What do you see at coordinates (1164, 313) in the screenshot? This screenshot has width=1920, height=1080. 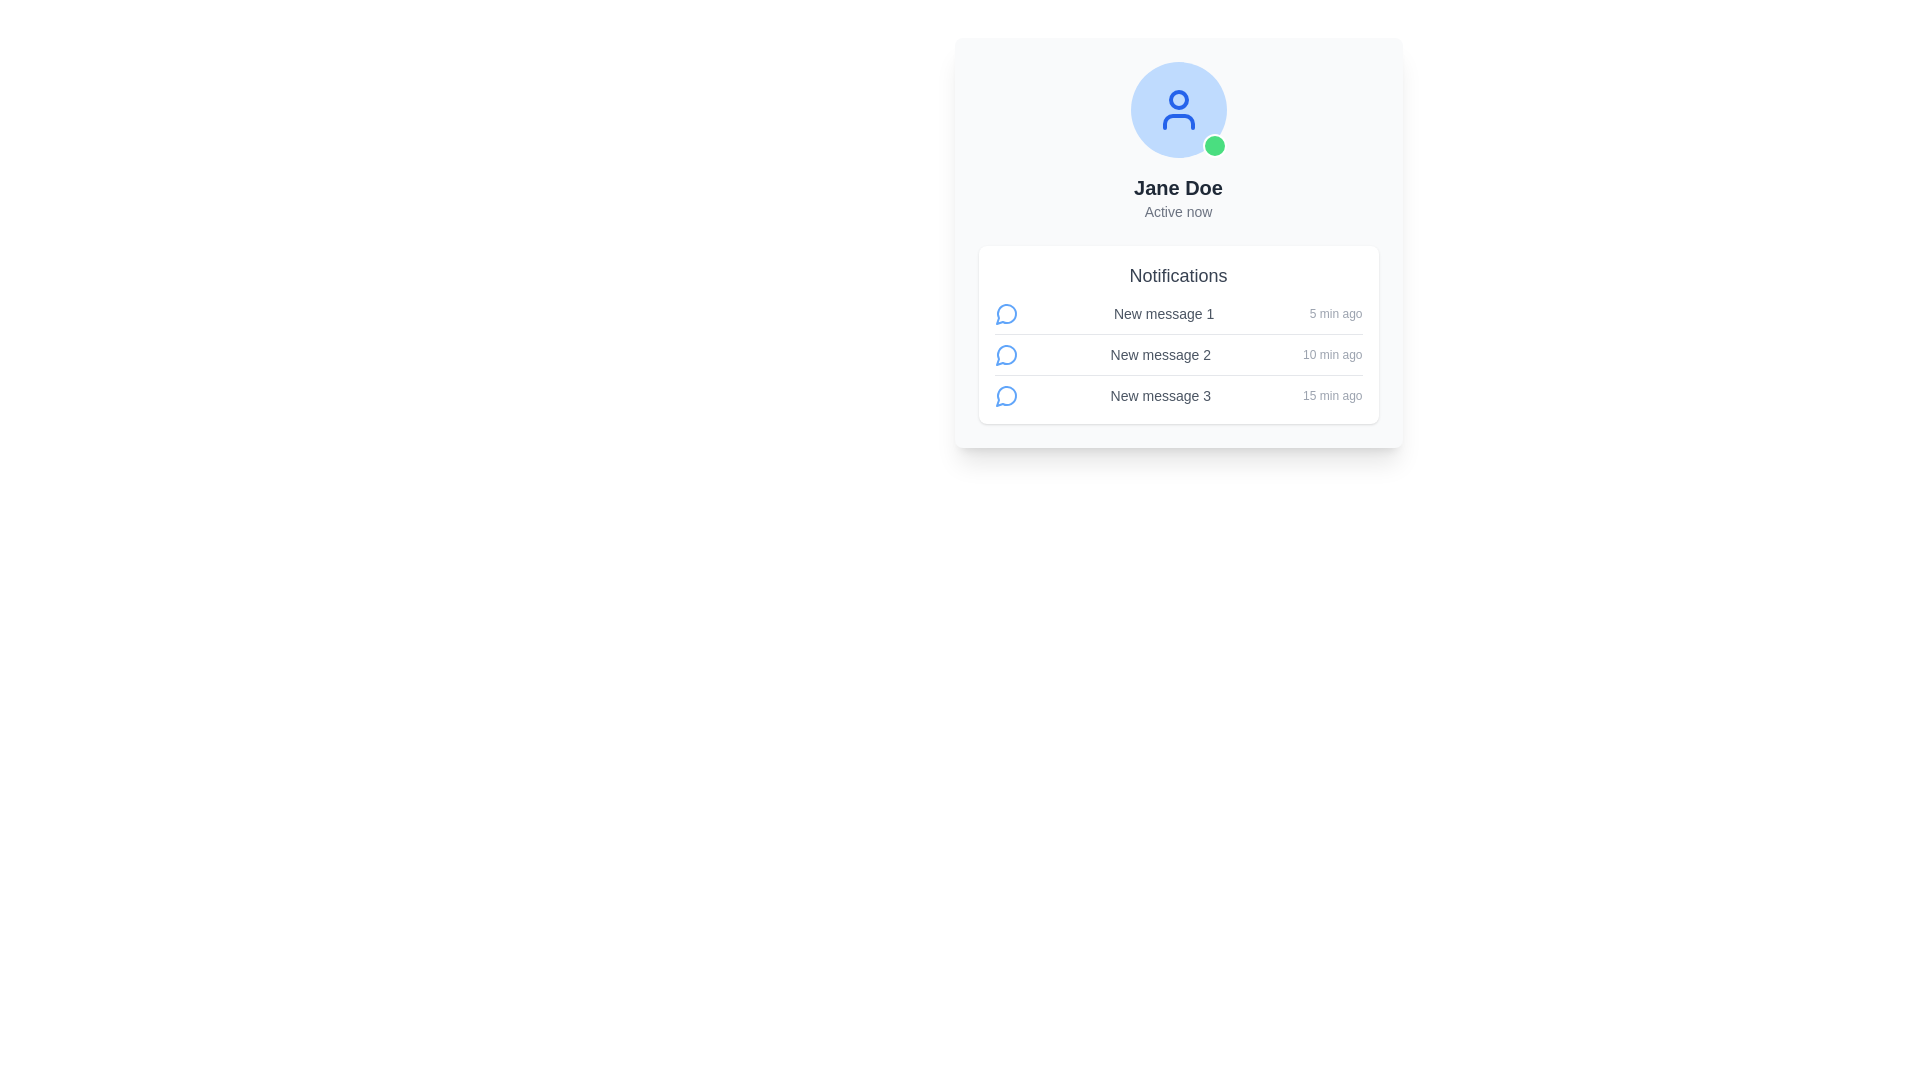 I see `the text label that displays the notification titled 'New message 1', located in the first notification item of the list` at bounding box center [1164, 313].